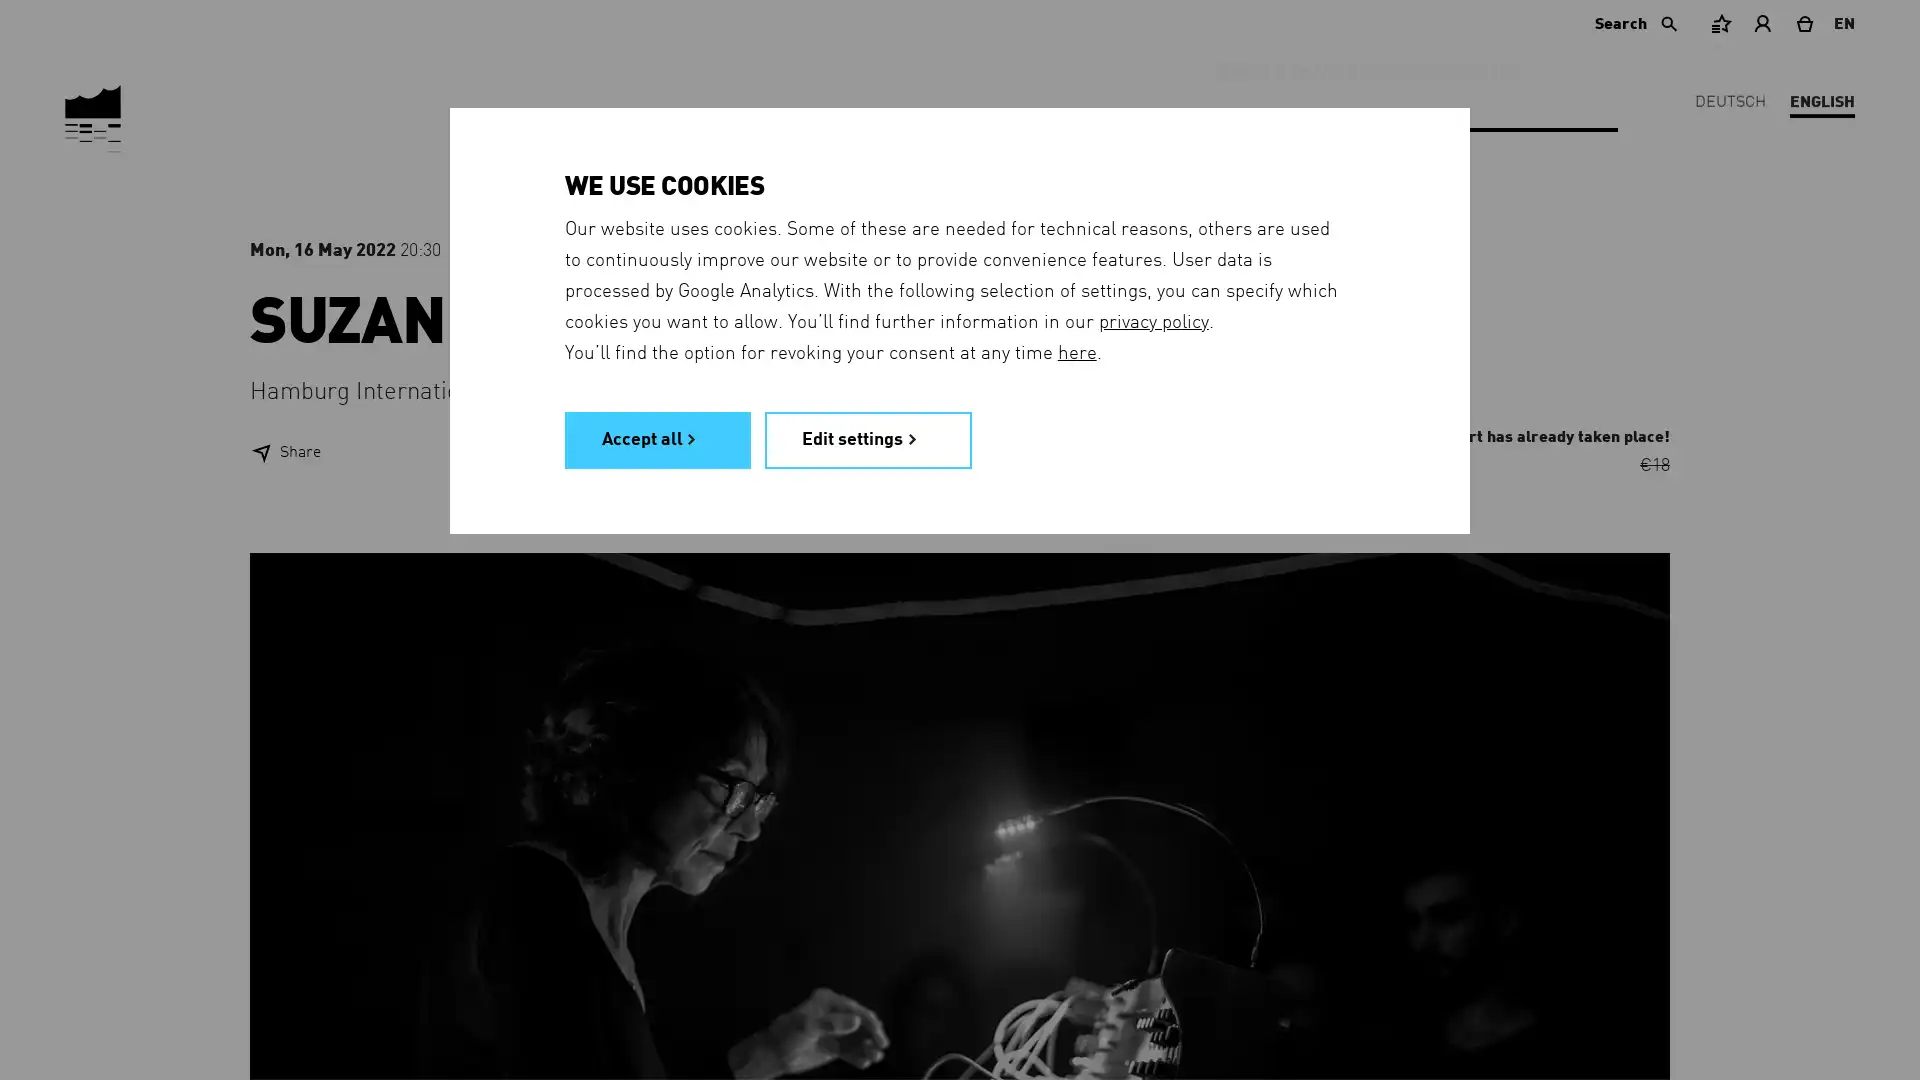 The image size is (1920, 1080). I want to click on Edit settings, so click(868, 438).